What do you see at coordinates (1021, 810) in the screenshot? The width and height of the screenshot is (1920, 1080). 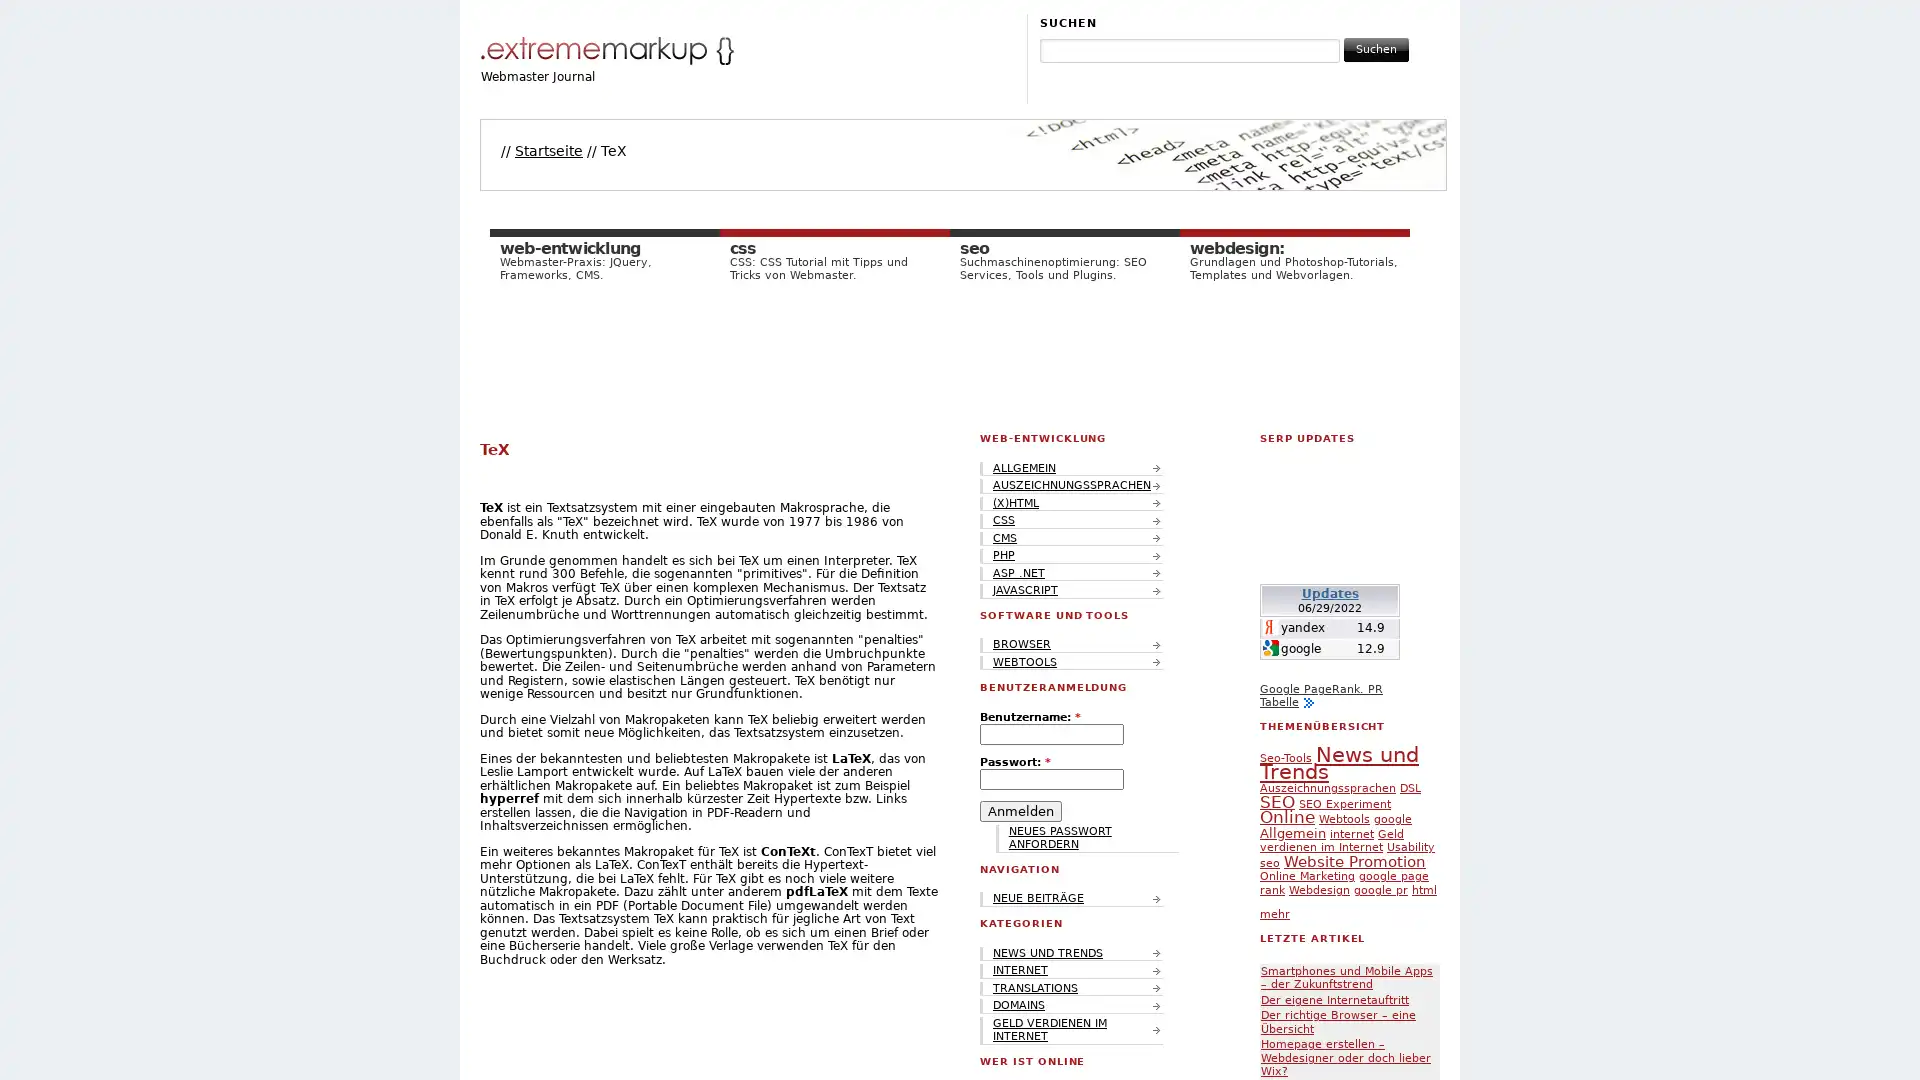 I see `Anmelden` at bounding box center [1021, 810].